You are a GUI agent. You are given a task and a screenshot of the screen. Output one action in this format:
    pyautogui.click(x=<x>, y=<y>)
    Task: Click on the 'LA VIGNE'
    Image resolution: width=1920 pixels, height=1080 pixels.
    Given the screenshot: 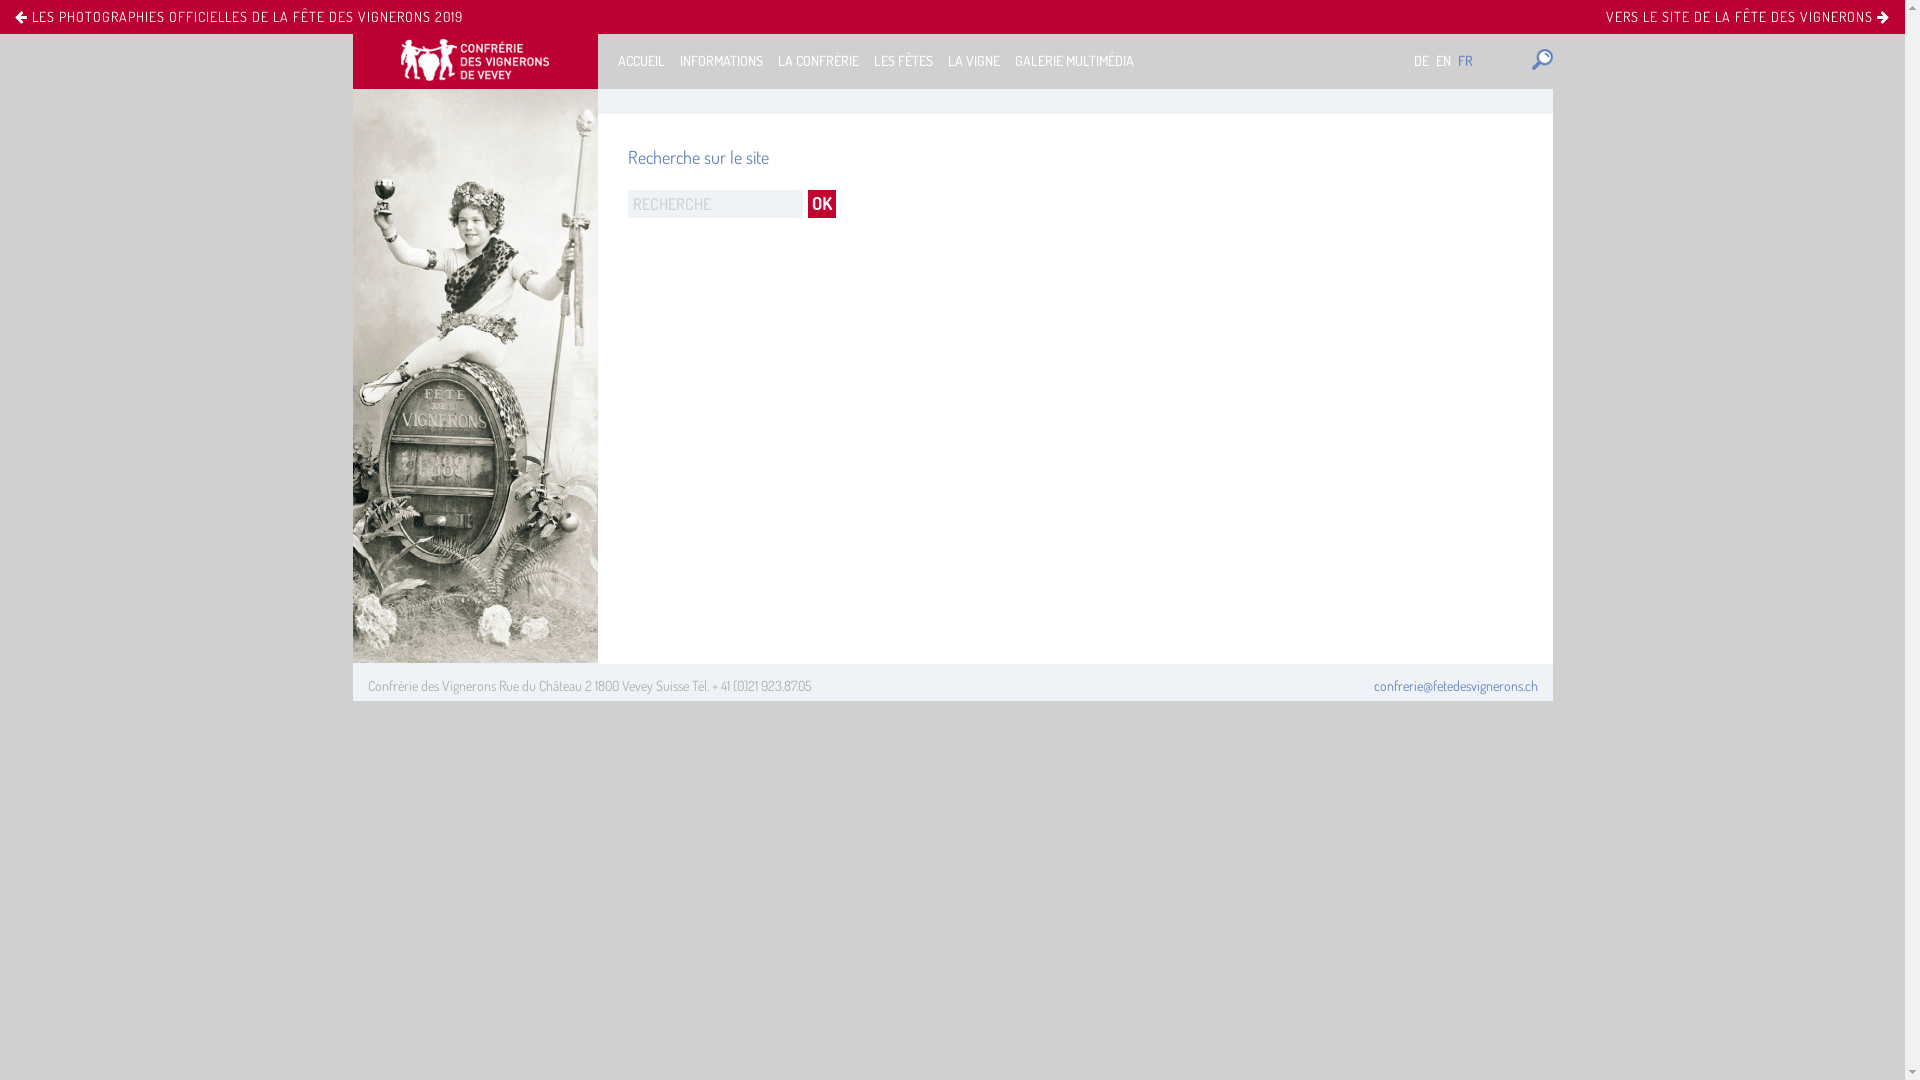 What is the action you would take?
    pyautogui.click(x=974, y=59)
    